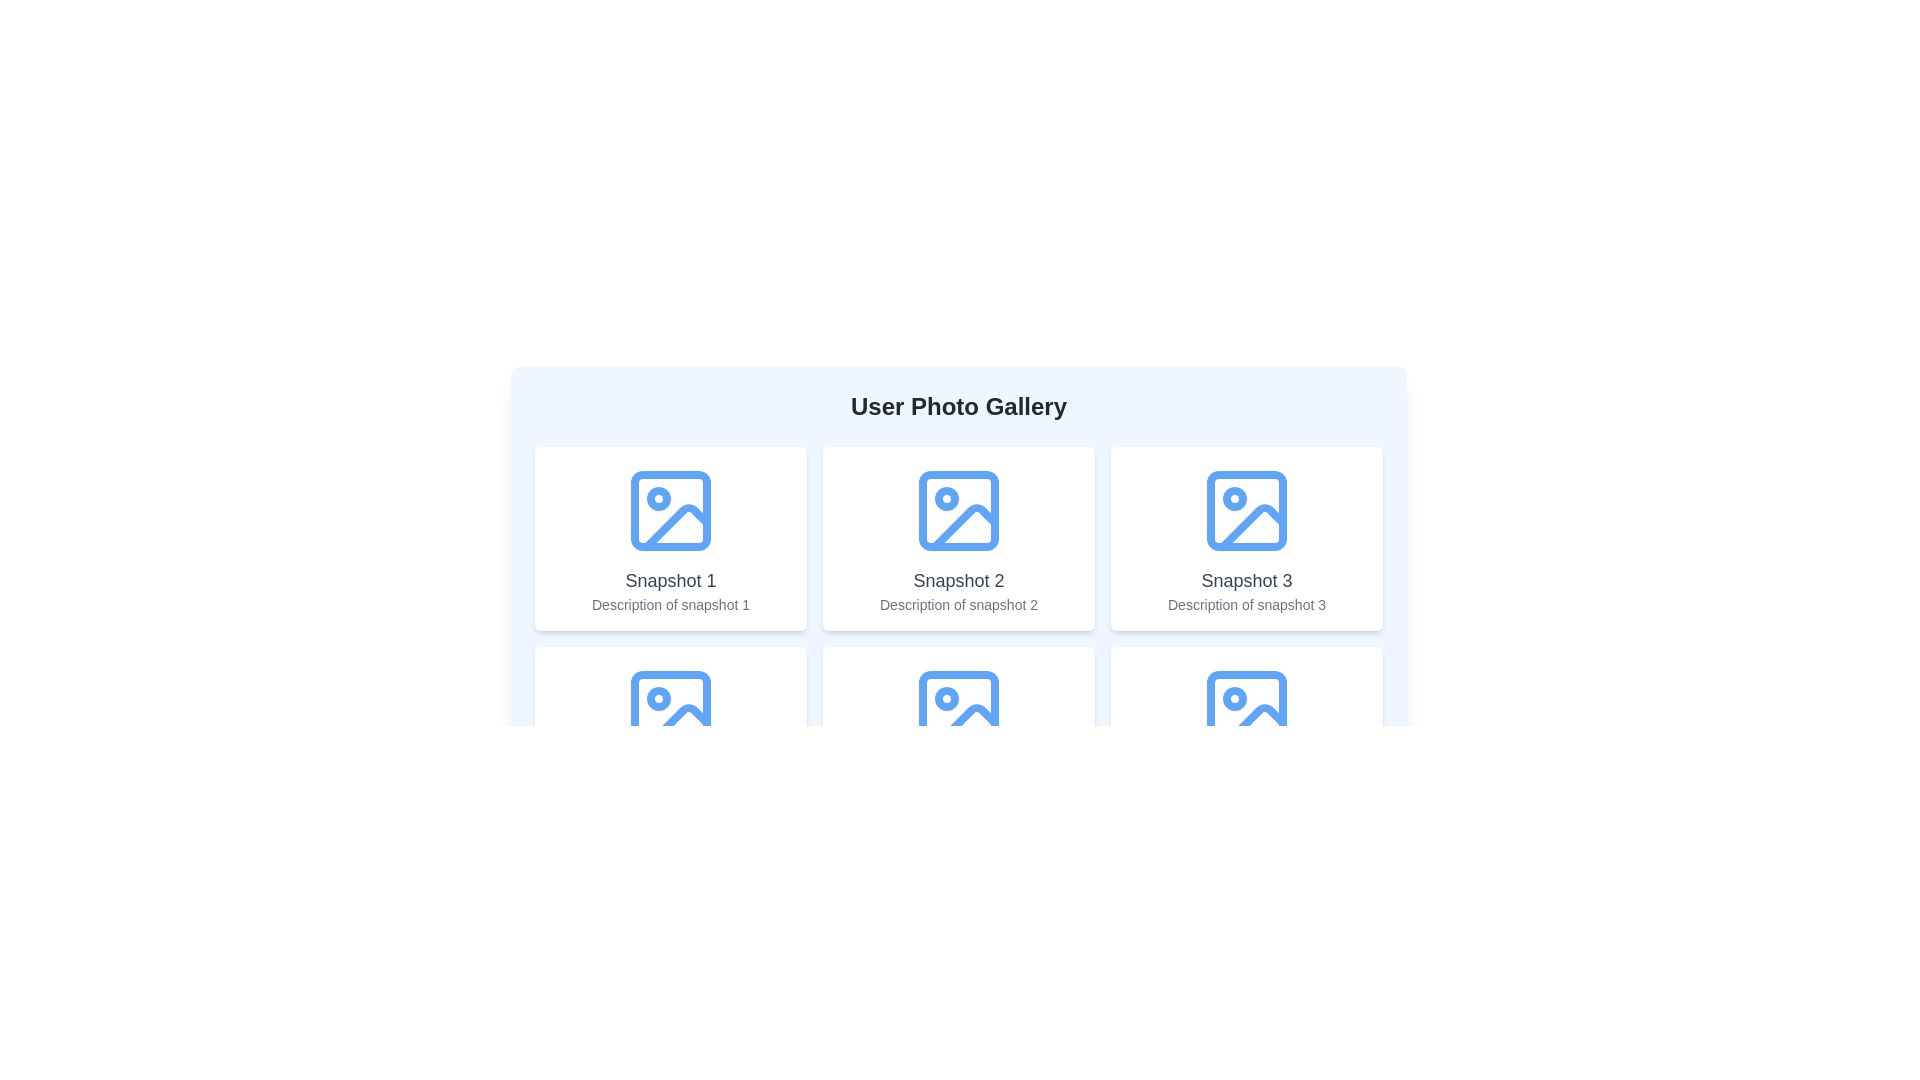  What do you see at coordinates (1246, 581) in the screenshot?
I see `text label displaying 'Snapshot 3' in medium-sized gray font, located below an icon within the third snapshot card in the grid layout` at bounding box center [1246, 581].